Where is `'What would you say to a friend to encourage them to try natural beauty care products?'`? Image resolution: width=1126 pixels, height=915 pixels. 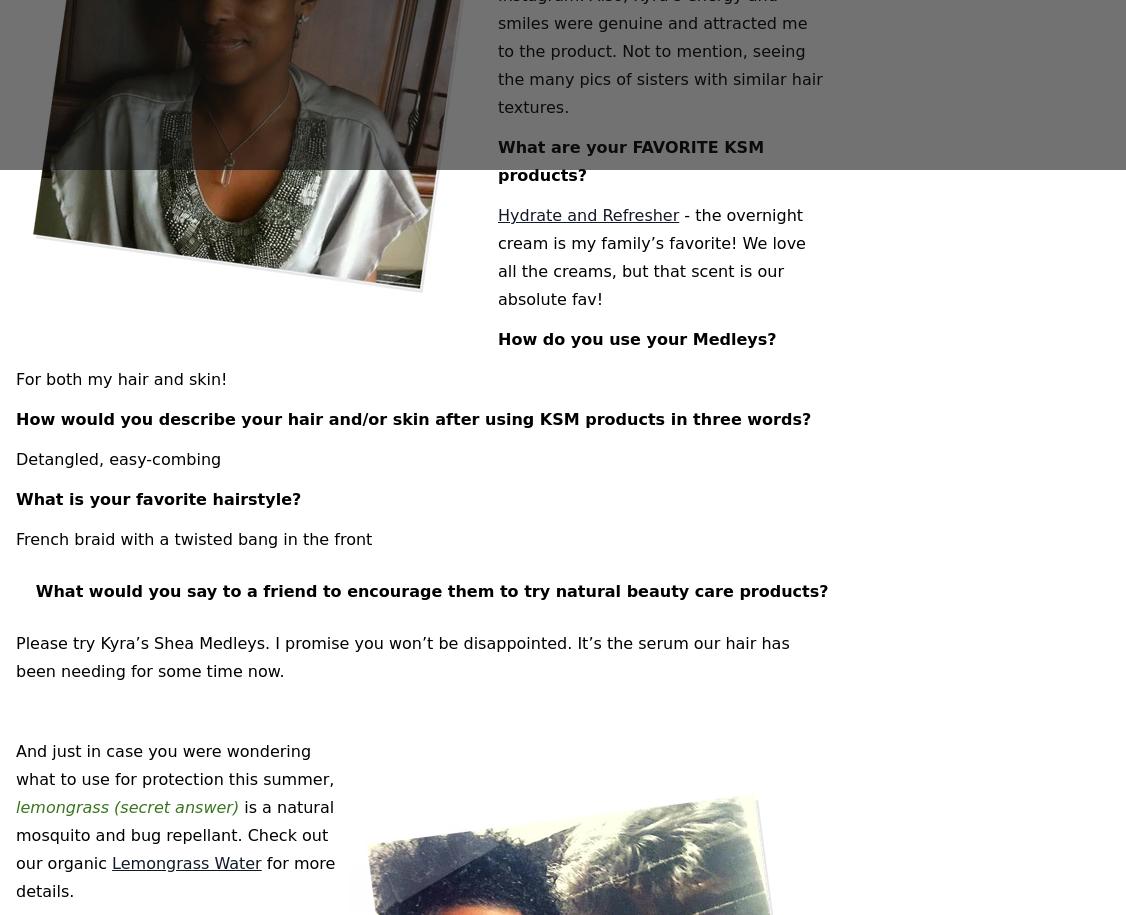 'What would you say to a friend to encourage them to try natural beauty care products?' is located at coordinates (430, 590).